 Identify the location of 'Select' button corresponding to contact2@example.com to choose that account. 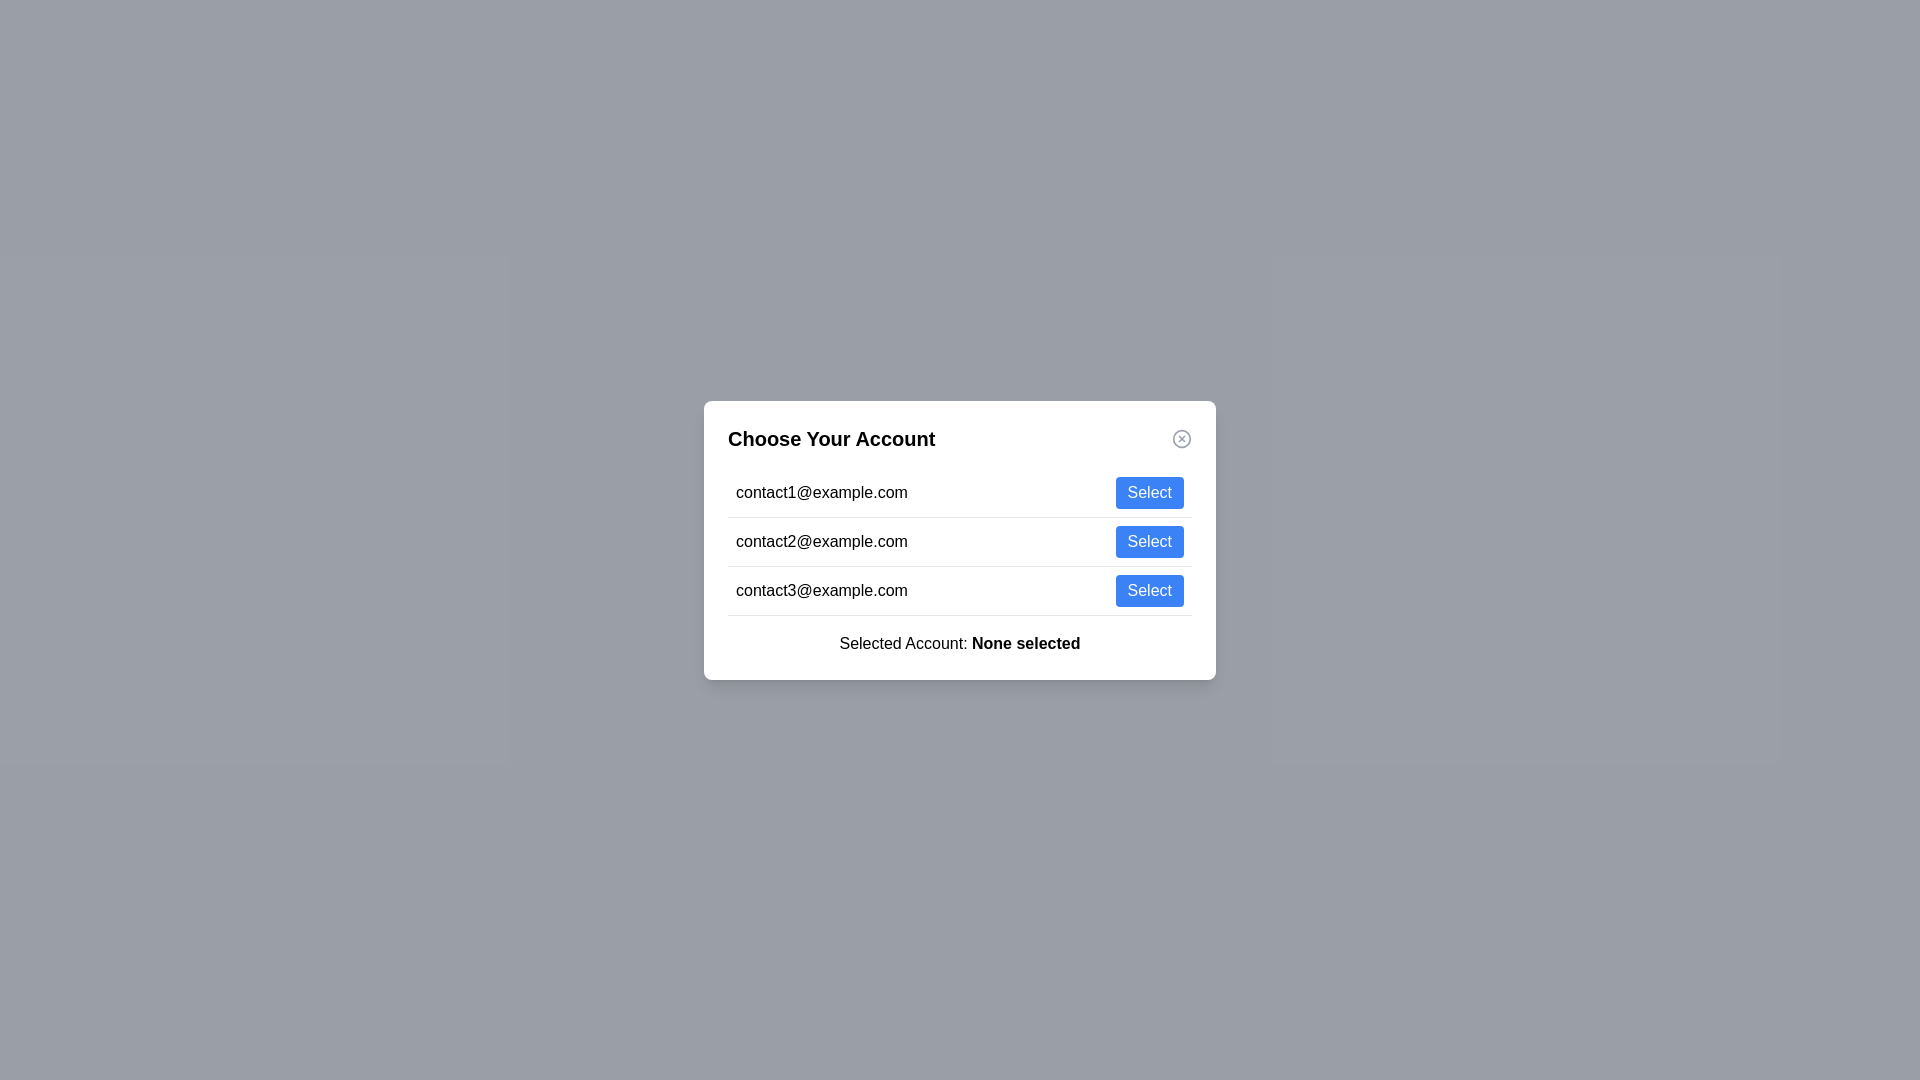
(1149, 541).